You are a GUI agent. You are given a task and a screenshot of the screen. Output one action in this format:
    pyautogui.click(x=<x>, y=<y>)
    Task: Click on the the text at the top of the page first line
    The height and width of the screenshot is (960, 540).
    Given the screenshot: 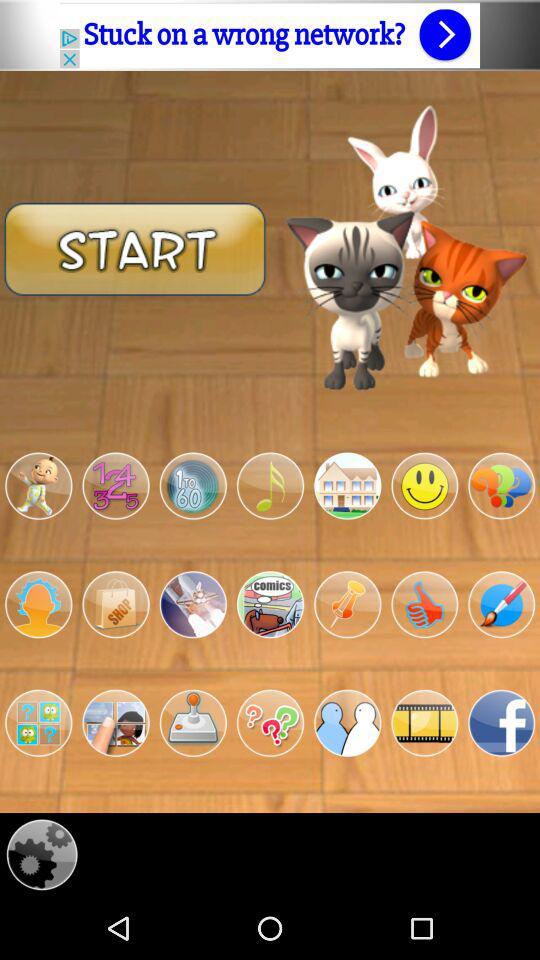 What is the action you would take?
    pyautogui.click(x=270, y=34)
    